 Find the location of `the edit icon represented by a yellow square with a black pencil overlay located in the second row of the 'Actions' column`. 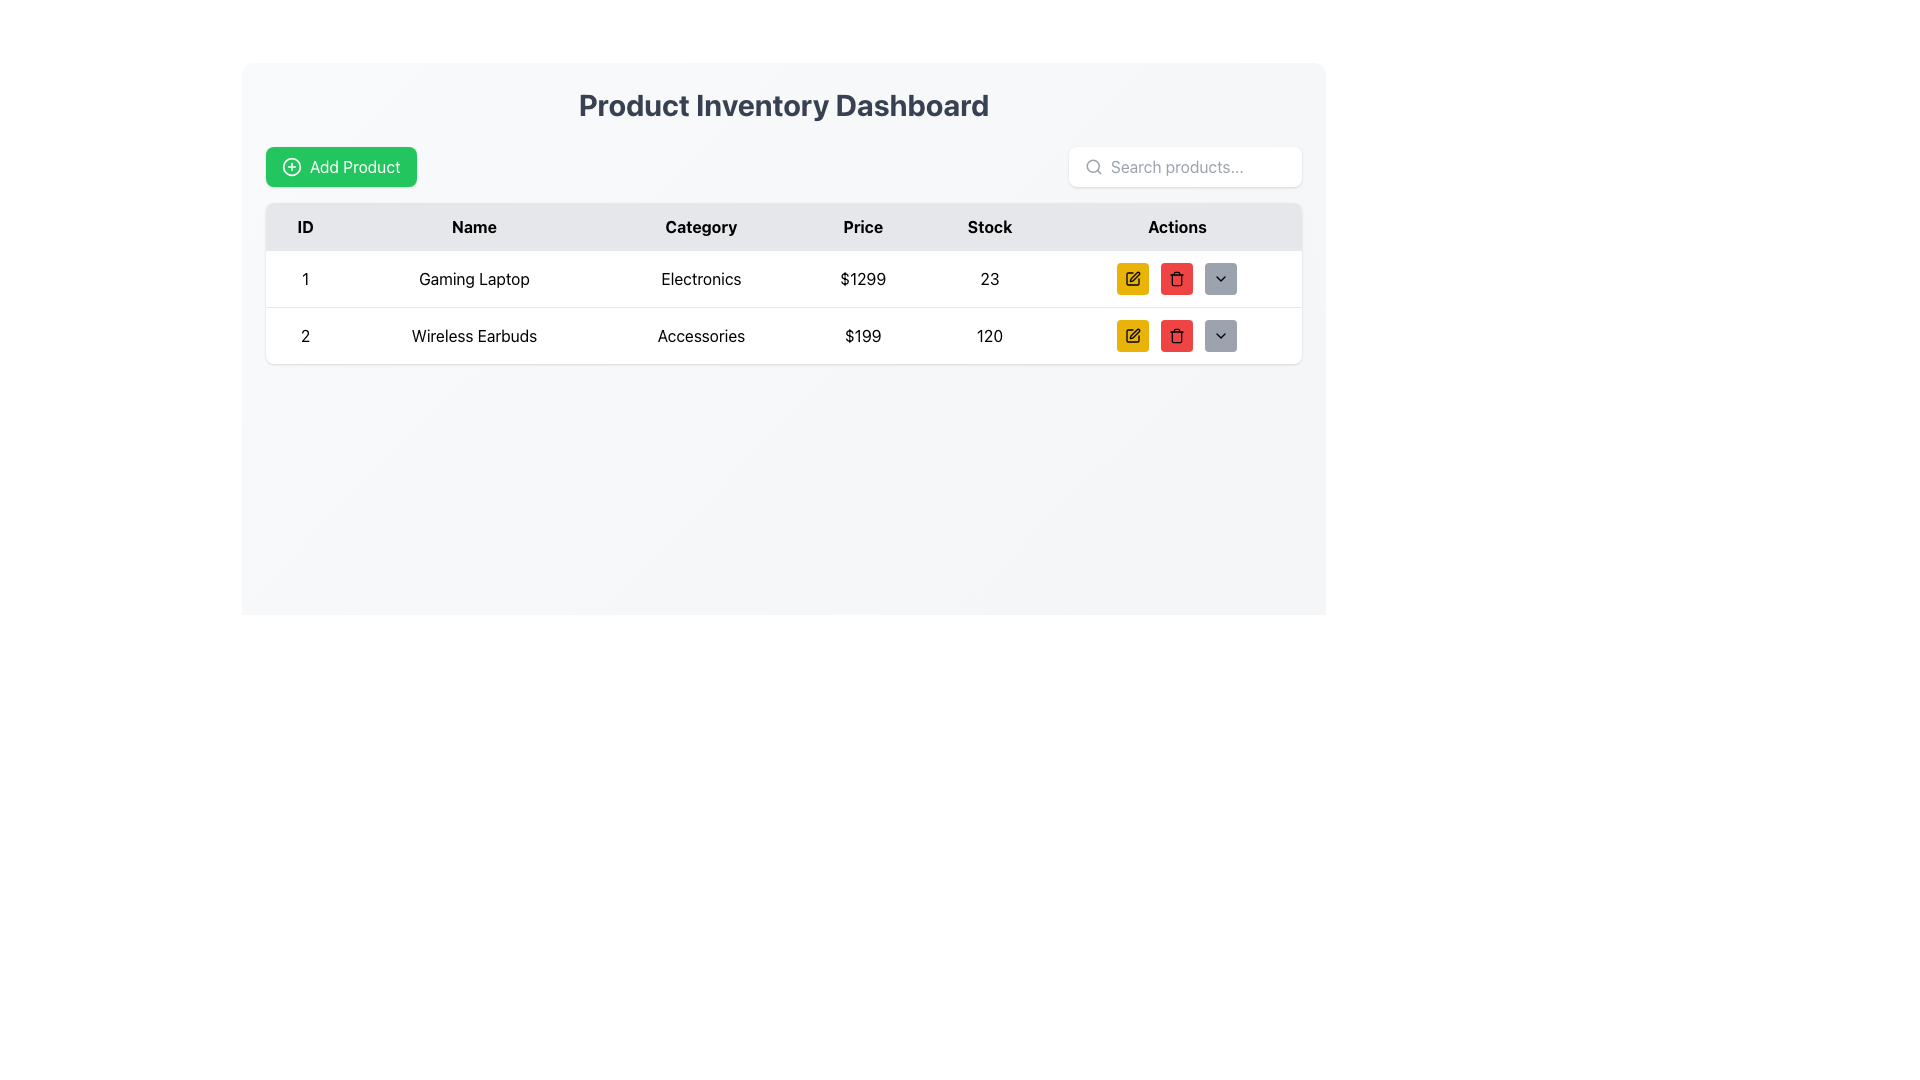

the edit icon represented by a yellow square with a black pencil overlay located in the second row of the 'Actions' column is located at coordinates (1133, 334).